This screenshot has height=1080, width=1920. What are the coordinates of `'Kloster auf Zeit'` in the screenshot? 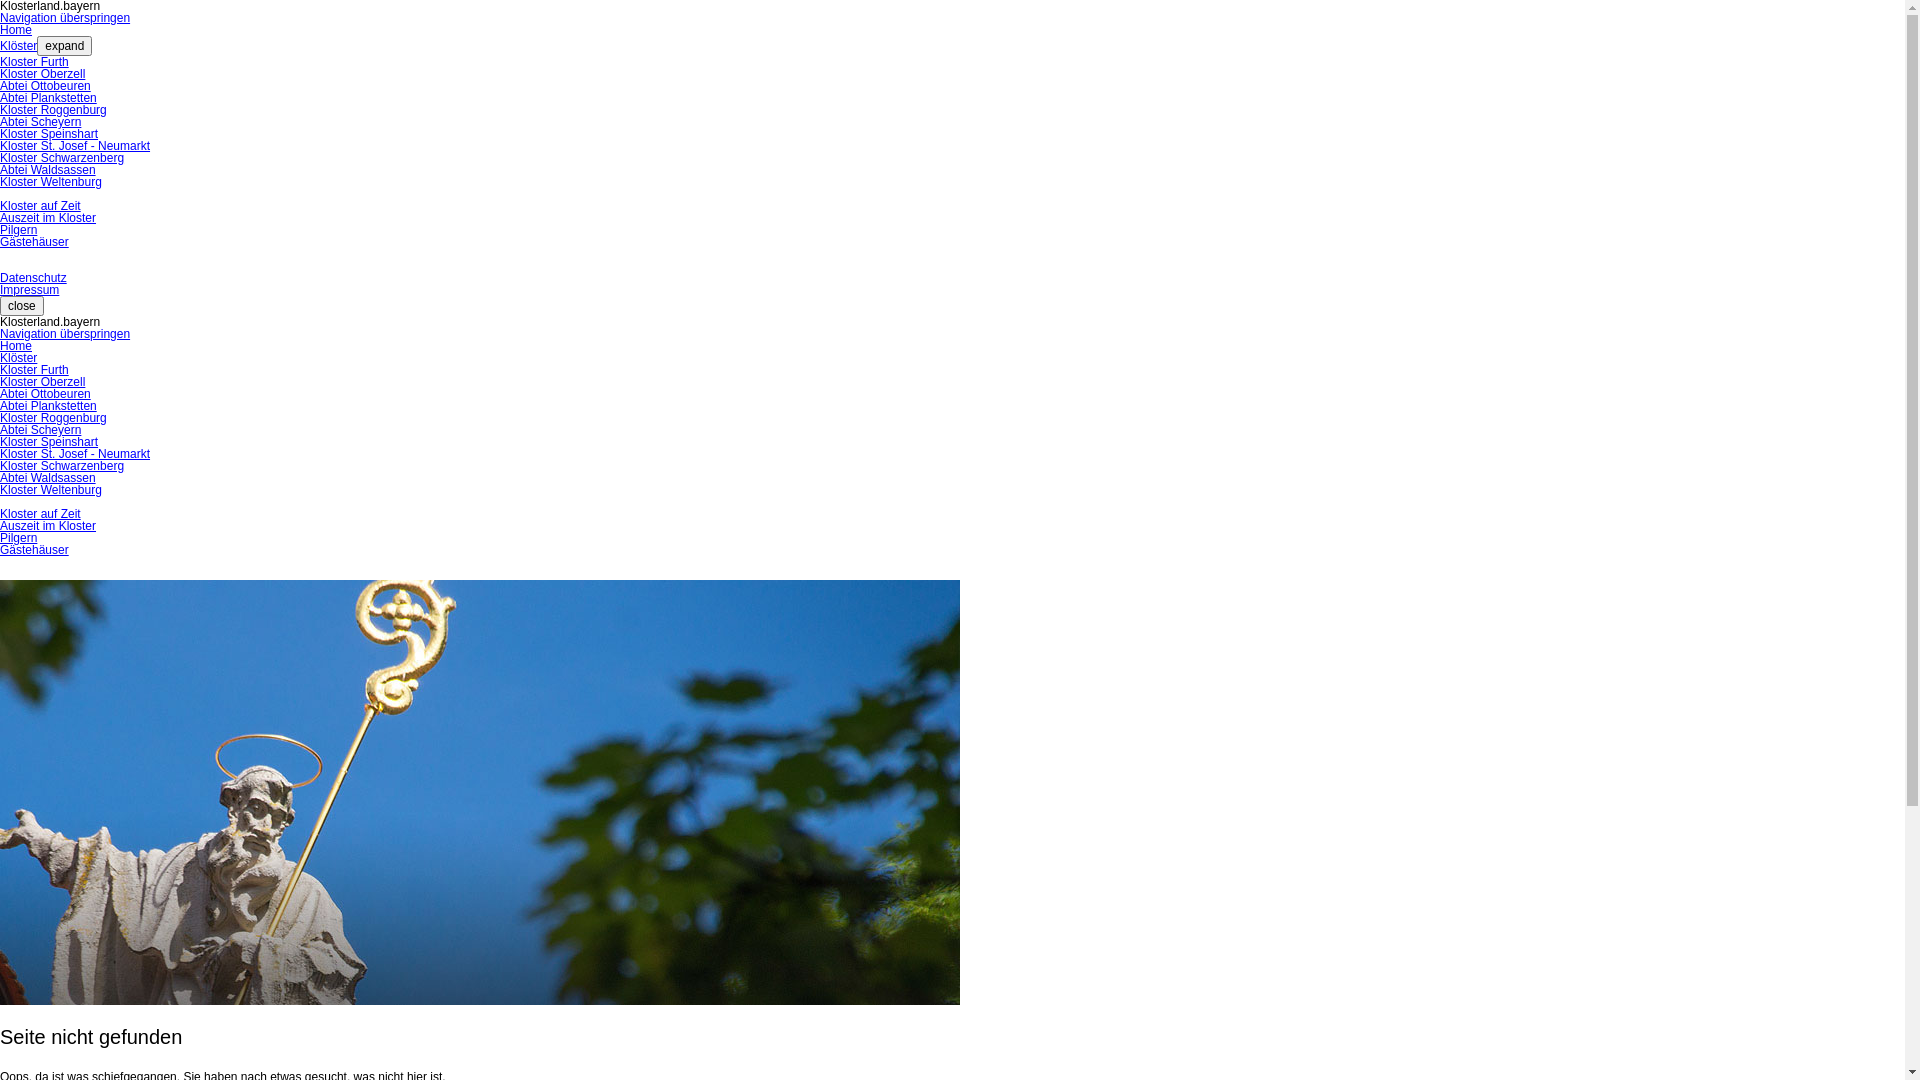 It's located at (40, 512).